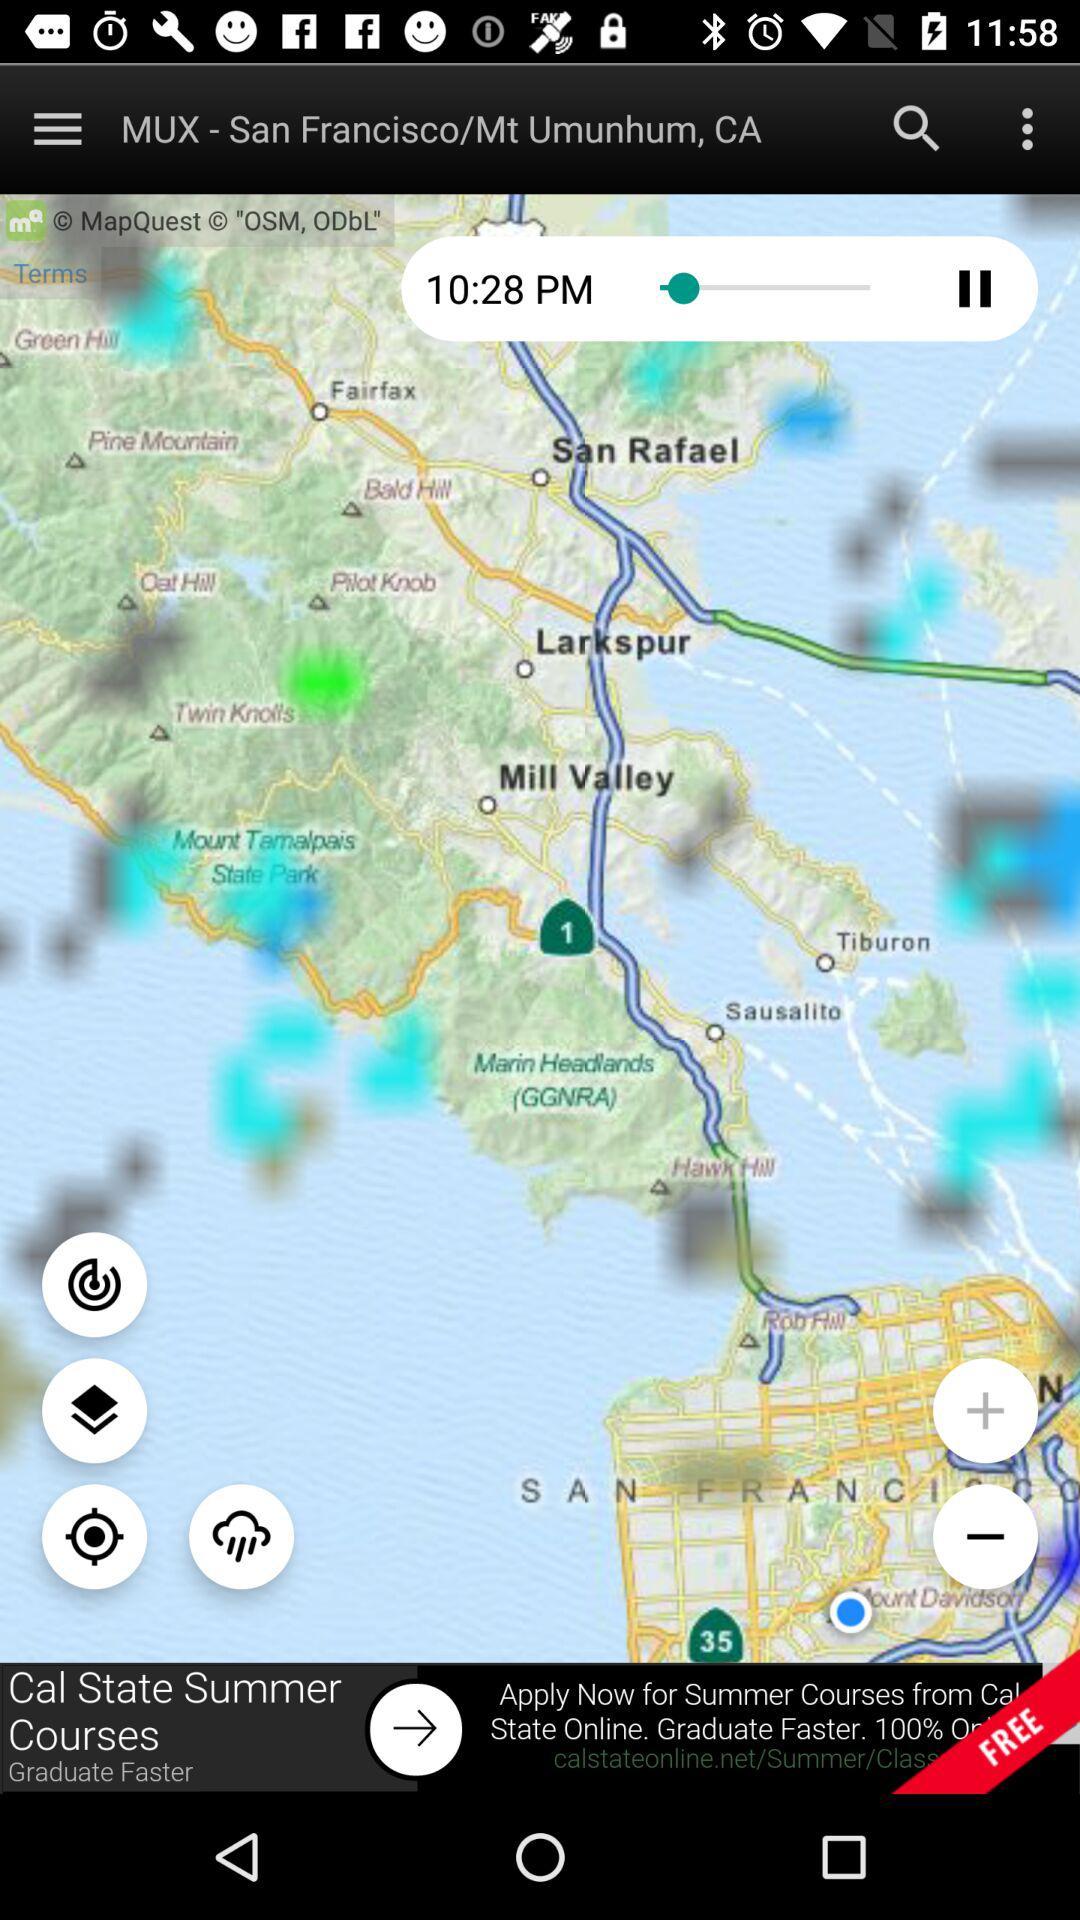  Describe the element at coordinates (94, 1535) in the screenshot. I see `current location` at that location.